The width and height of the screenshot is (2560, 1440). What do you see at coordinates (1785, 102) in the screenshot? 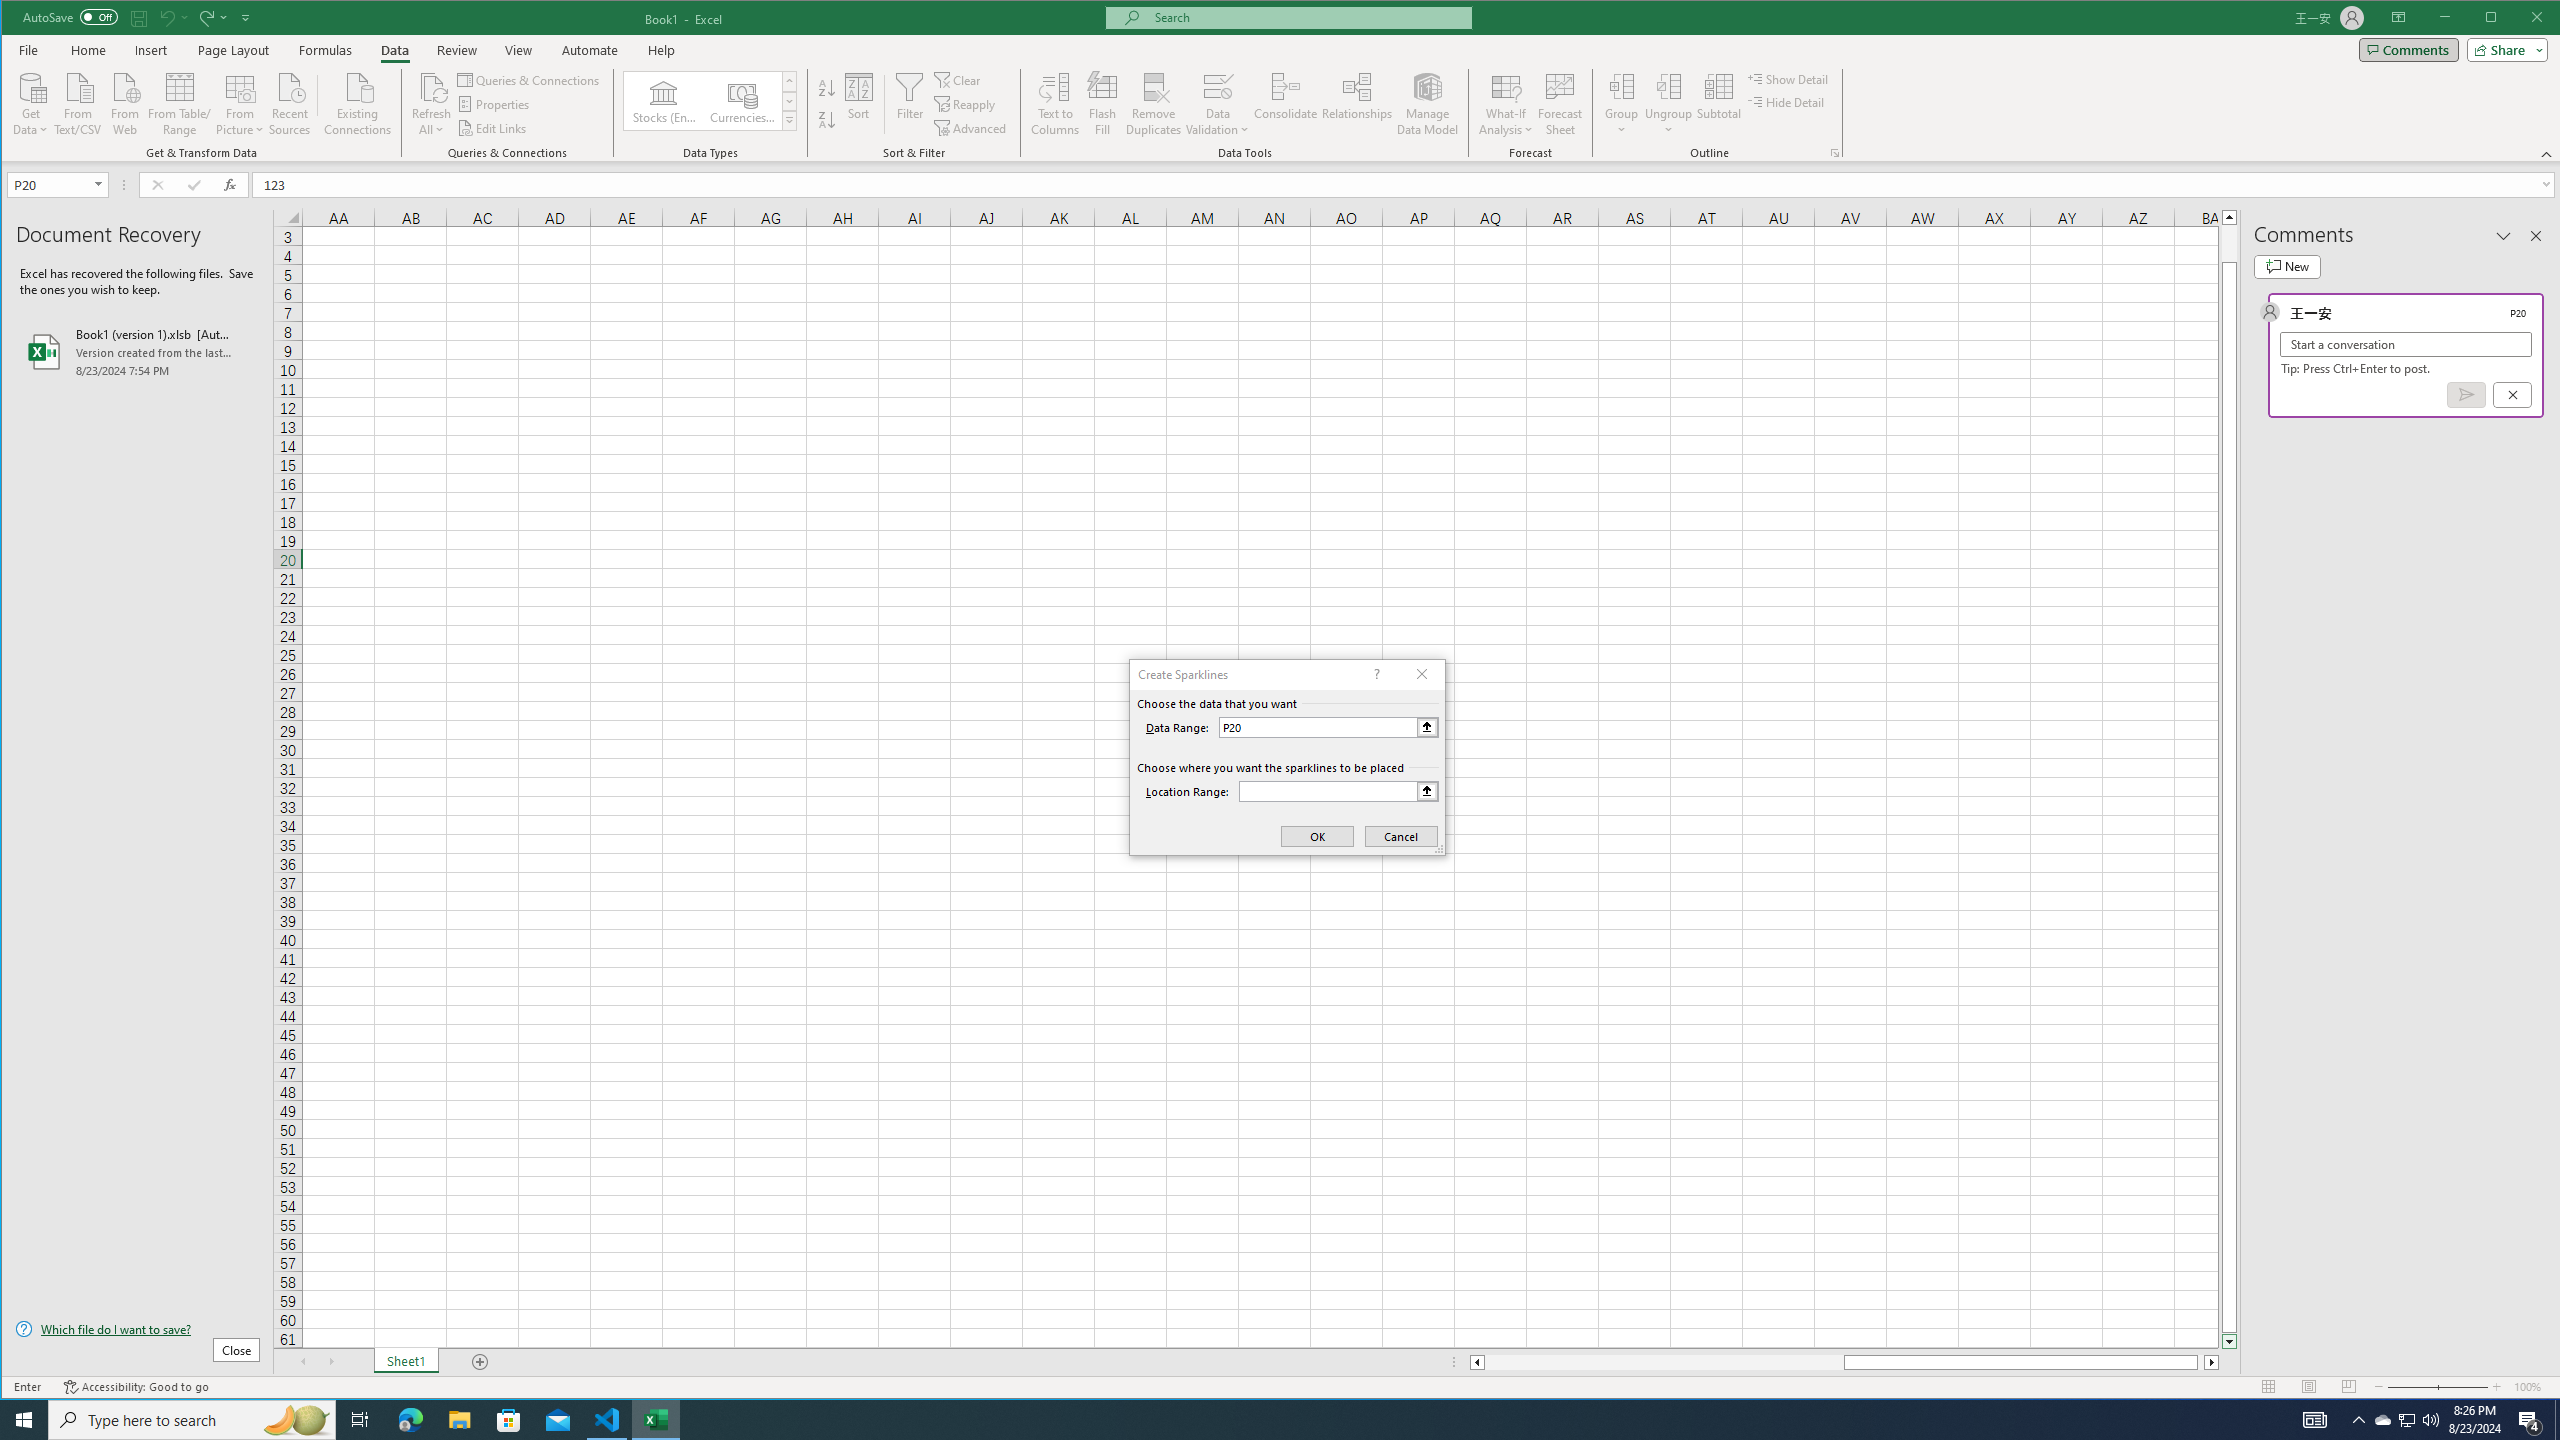
I see `'Hide Detail'` at bounding box center [1785, 102].